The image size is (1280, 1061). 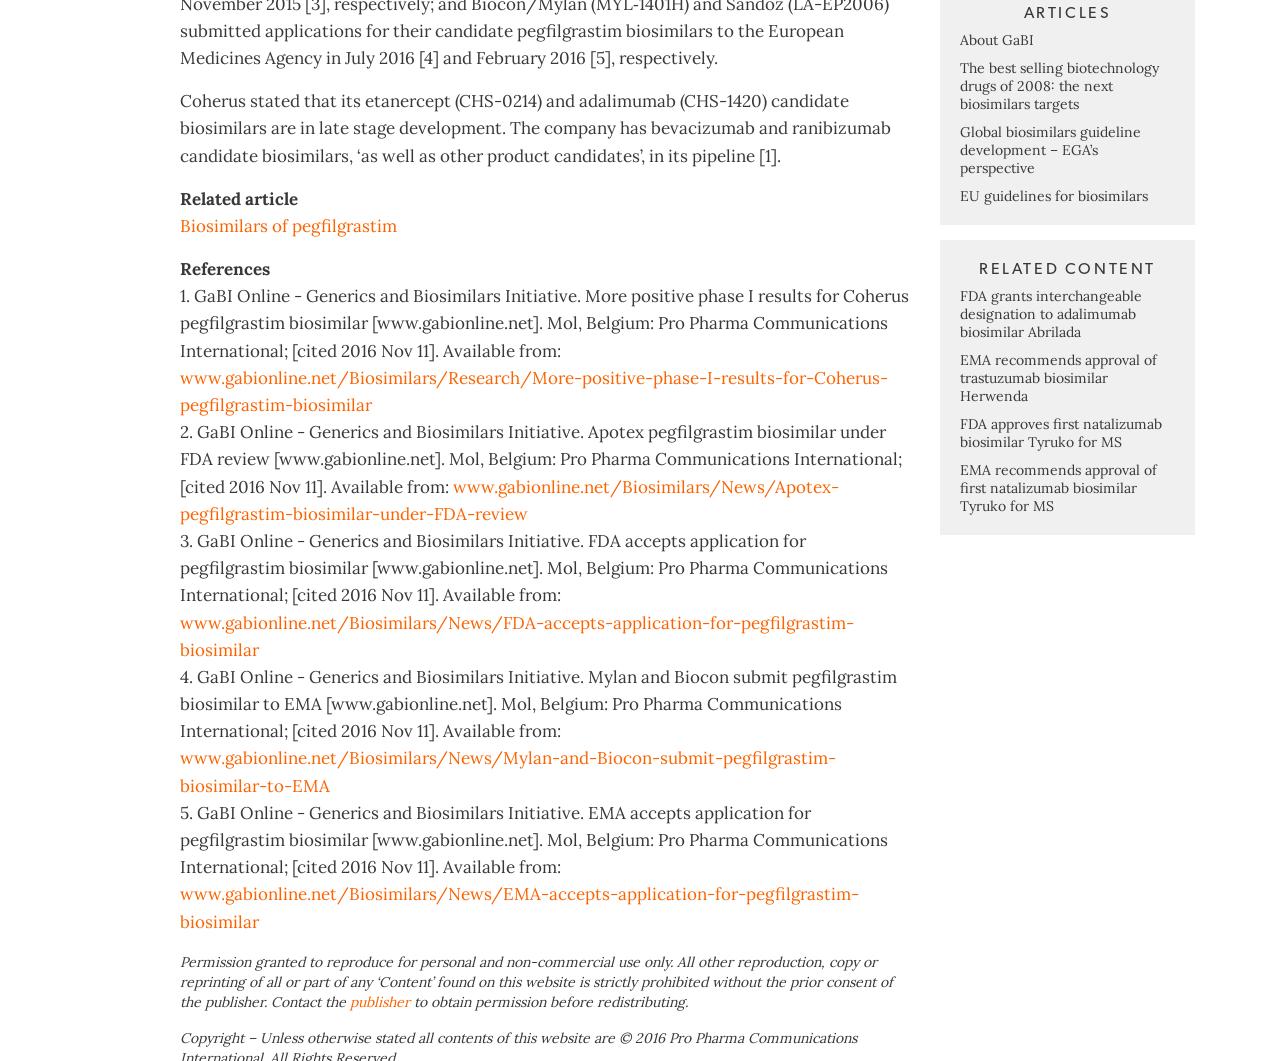 I want to click on 'Coherus stated that its etanercept (CHS-0214) and adalimumab (CHS-1420) candidate biosimilars are in late stage development. The company has bevacizumab and ranibizumab candidate biosimilars, ‘as well as other product candidates’, in its pipeline [1].', so click(x=535, y=205).